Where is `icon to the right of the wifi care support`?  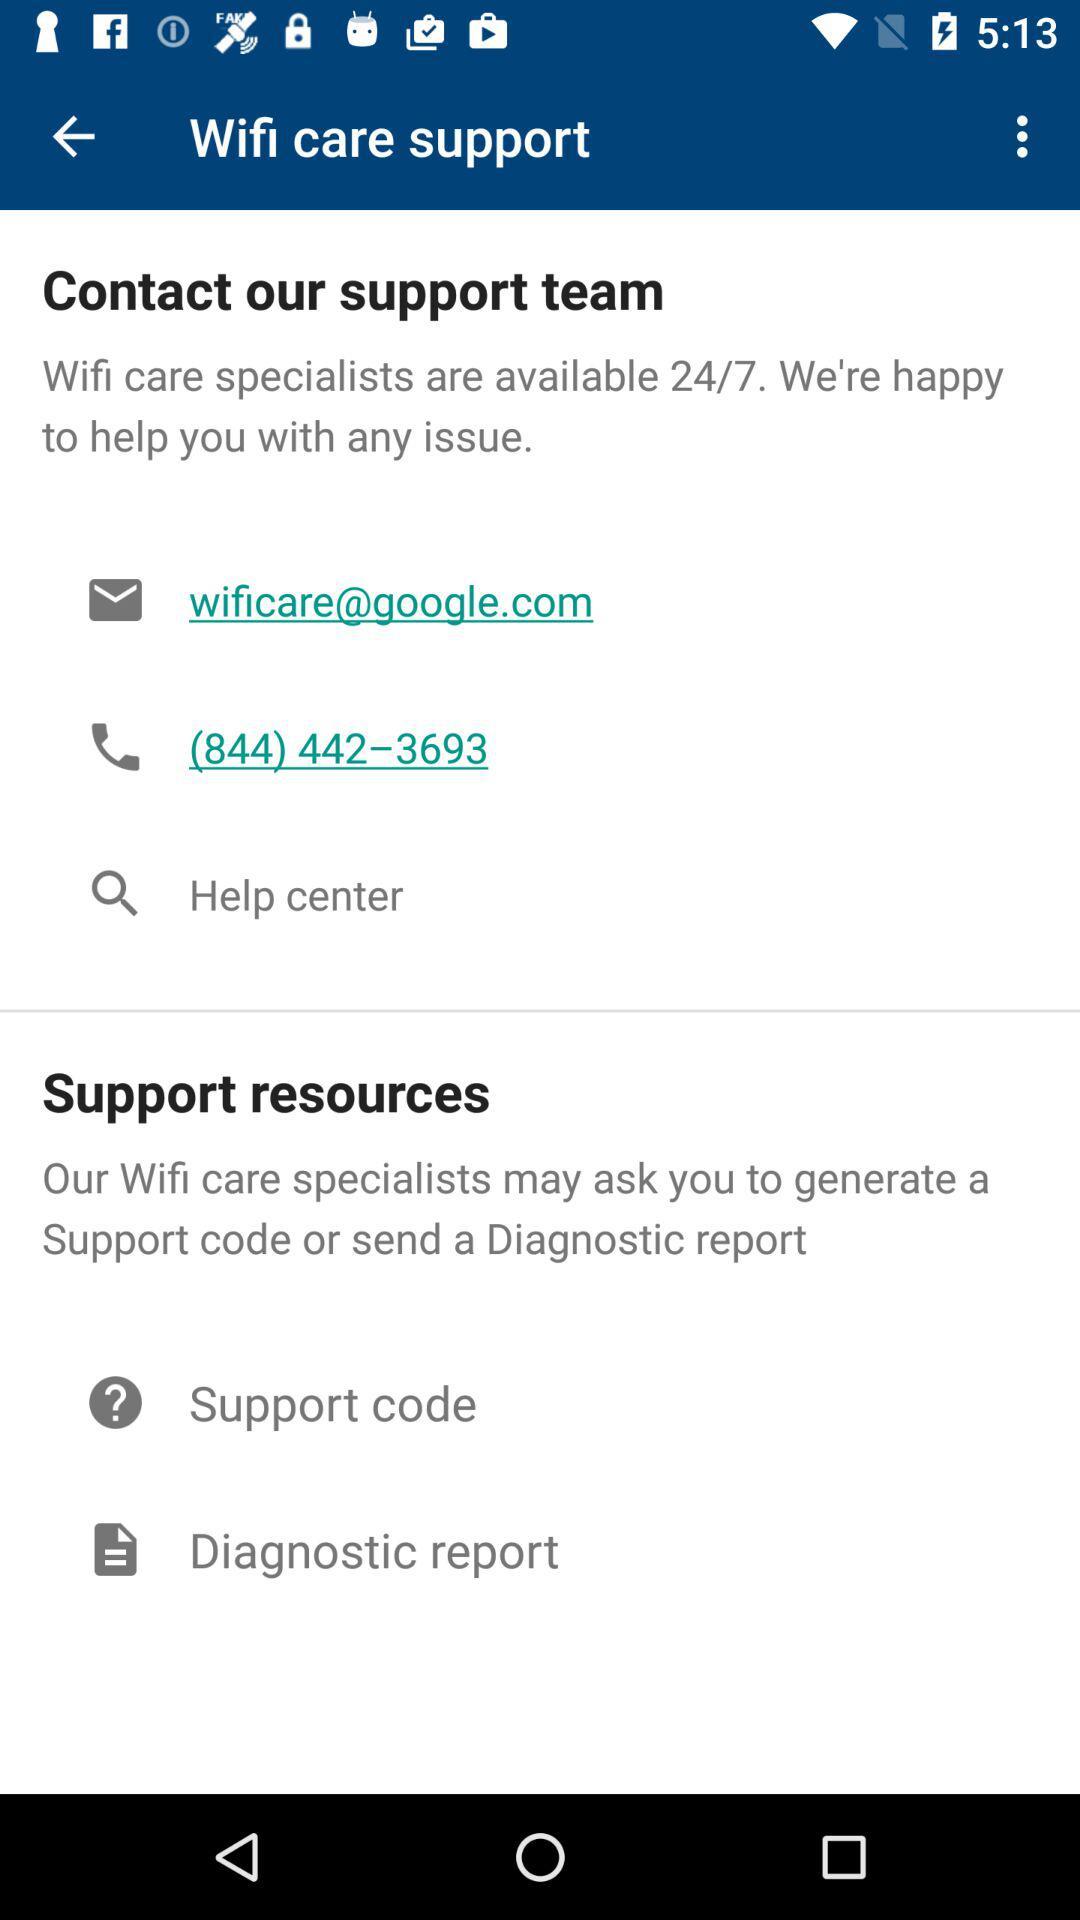
icon to the right of the wifi care support is located at coordinates (1027, 135).